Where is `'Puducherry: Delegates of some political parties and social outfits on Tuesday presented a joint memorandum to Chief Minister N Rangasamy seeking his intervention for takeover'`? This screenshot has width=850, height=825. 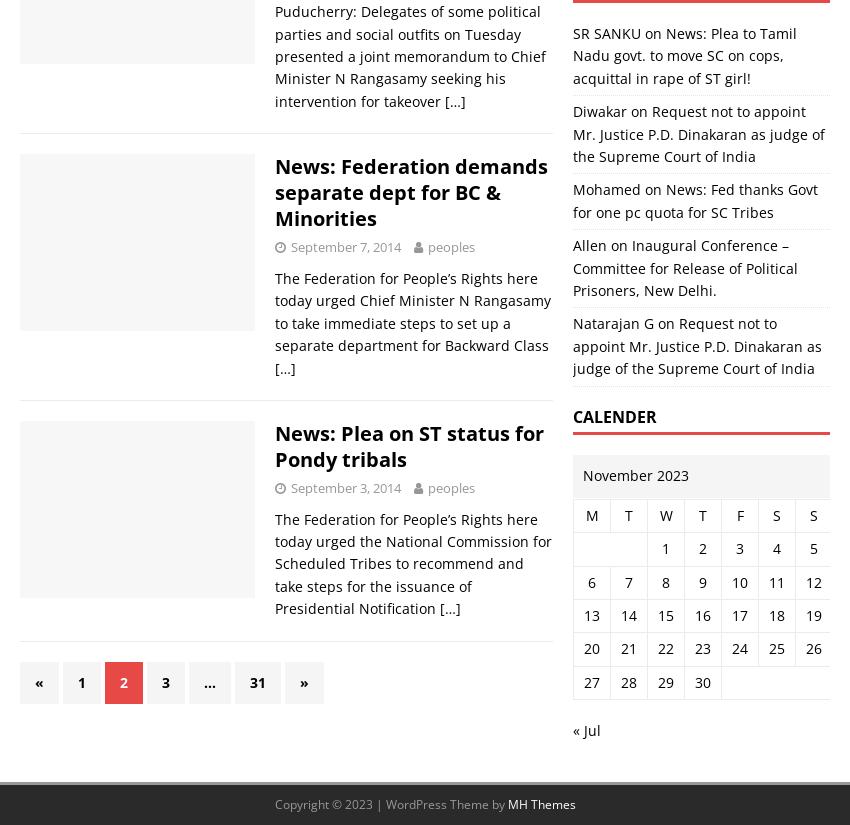 'Puducherry: Delegates of some political parties and social outfits on Tuesday presented a joint memorandum to Chief Minister N Rangasamy seeking his intervention for takeover' is located at coordinates (410, 56).